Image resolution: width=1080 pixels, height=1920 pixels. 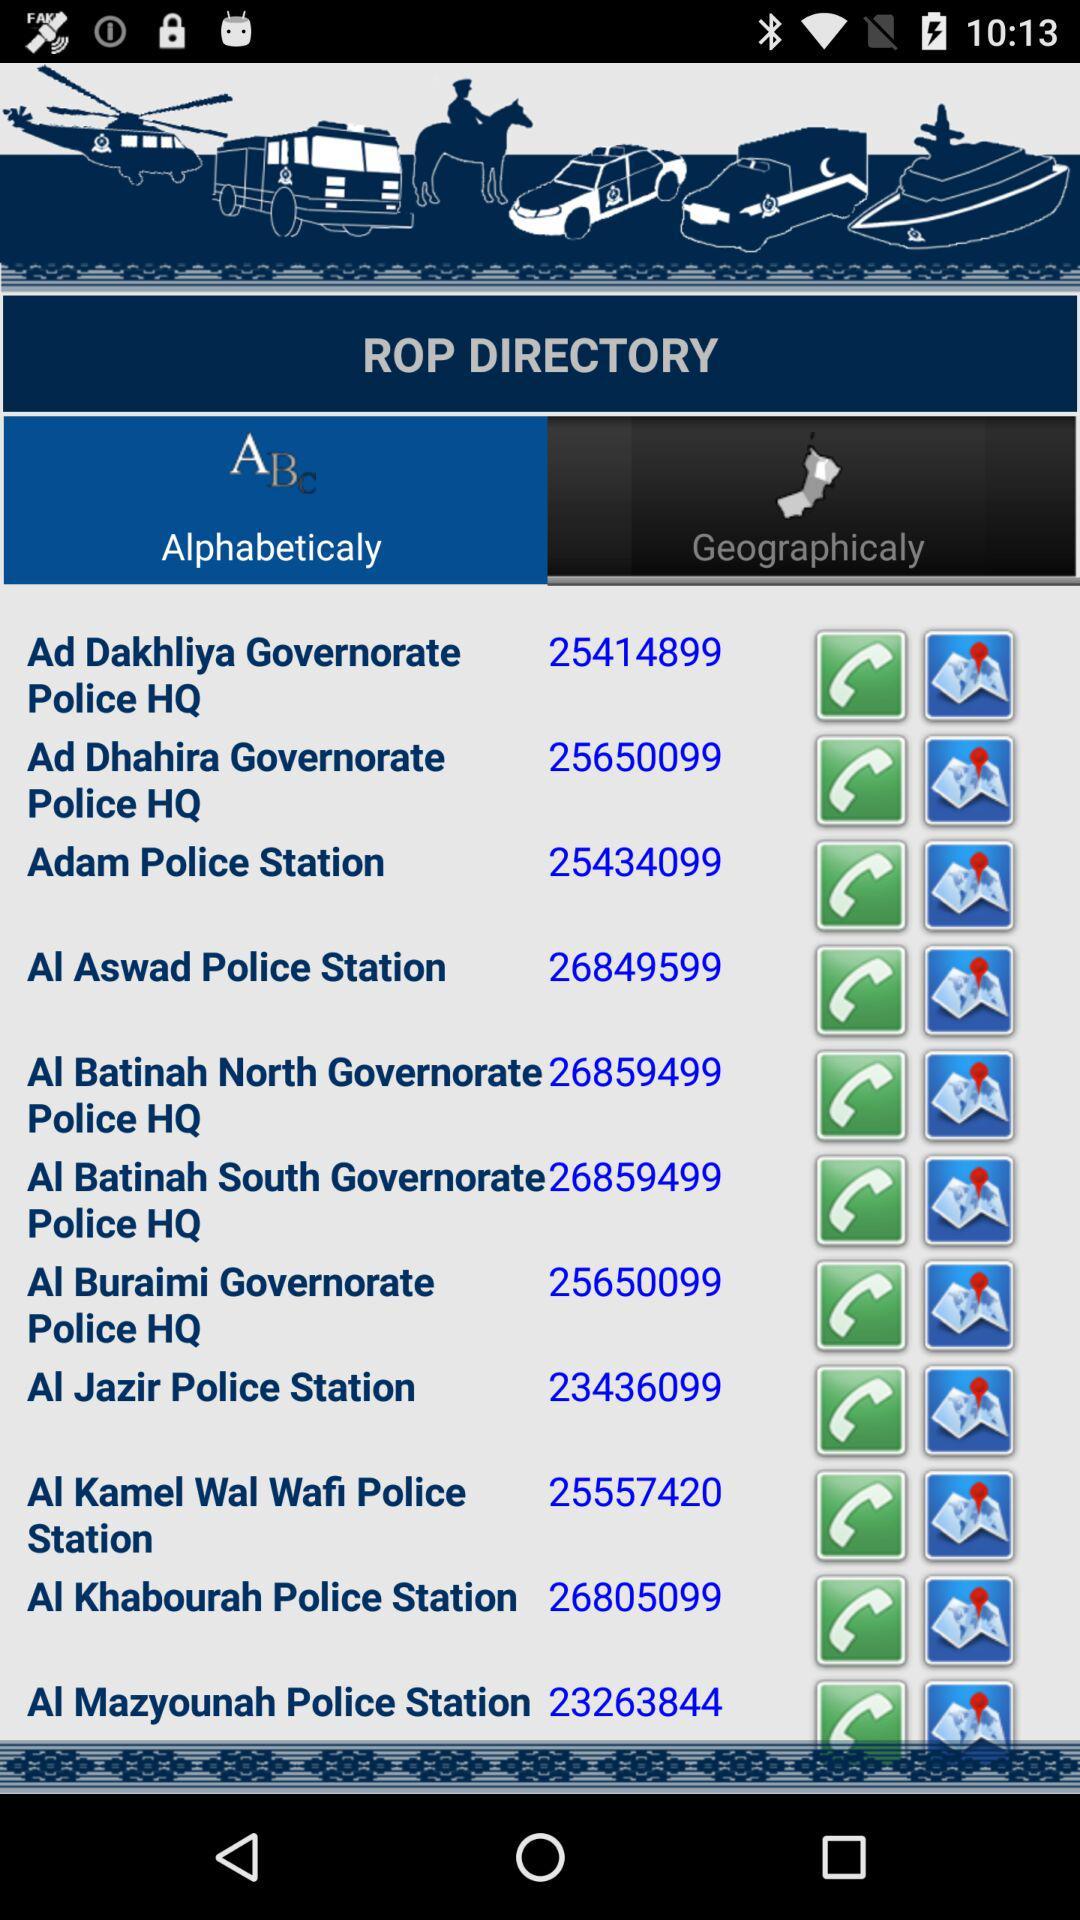 What do you see at coordinates (859, 1846) in the screenshot?
I see `the call icon` at bounding box center [859, 1846].